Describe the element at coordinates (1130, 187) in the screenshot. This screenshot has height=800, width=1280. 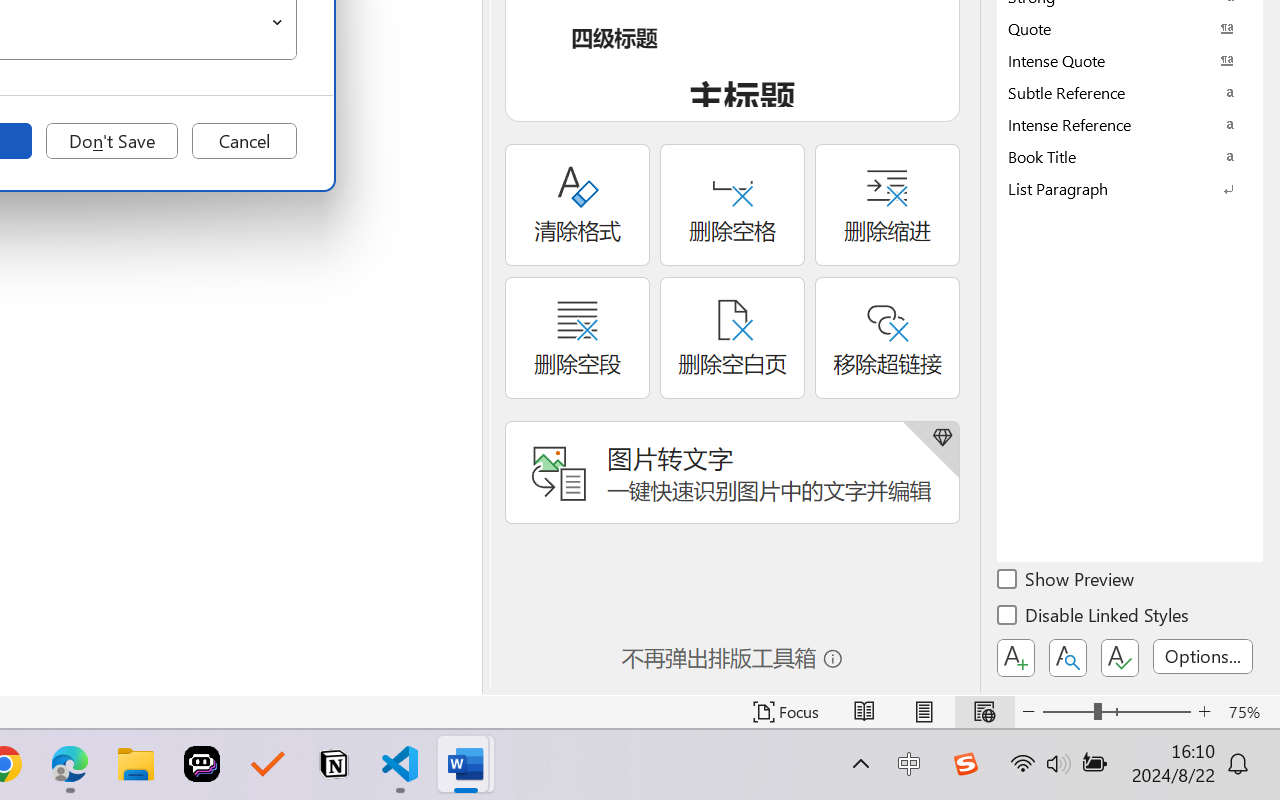
I see `'List Paragraph'` at that location.